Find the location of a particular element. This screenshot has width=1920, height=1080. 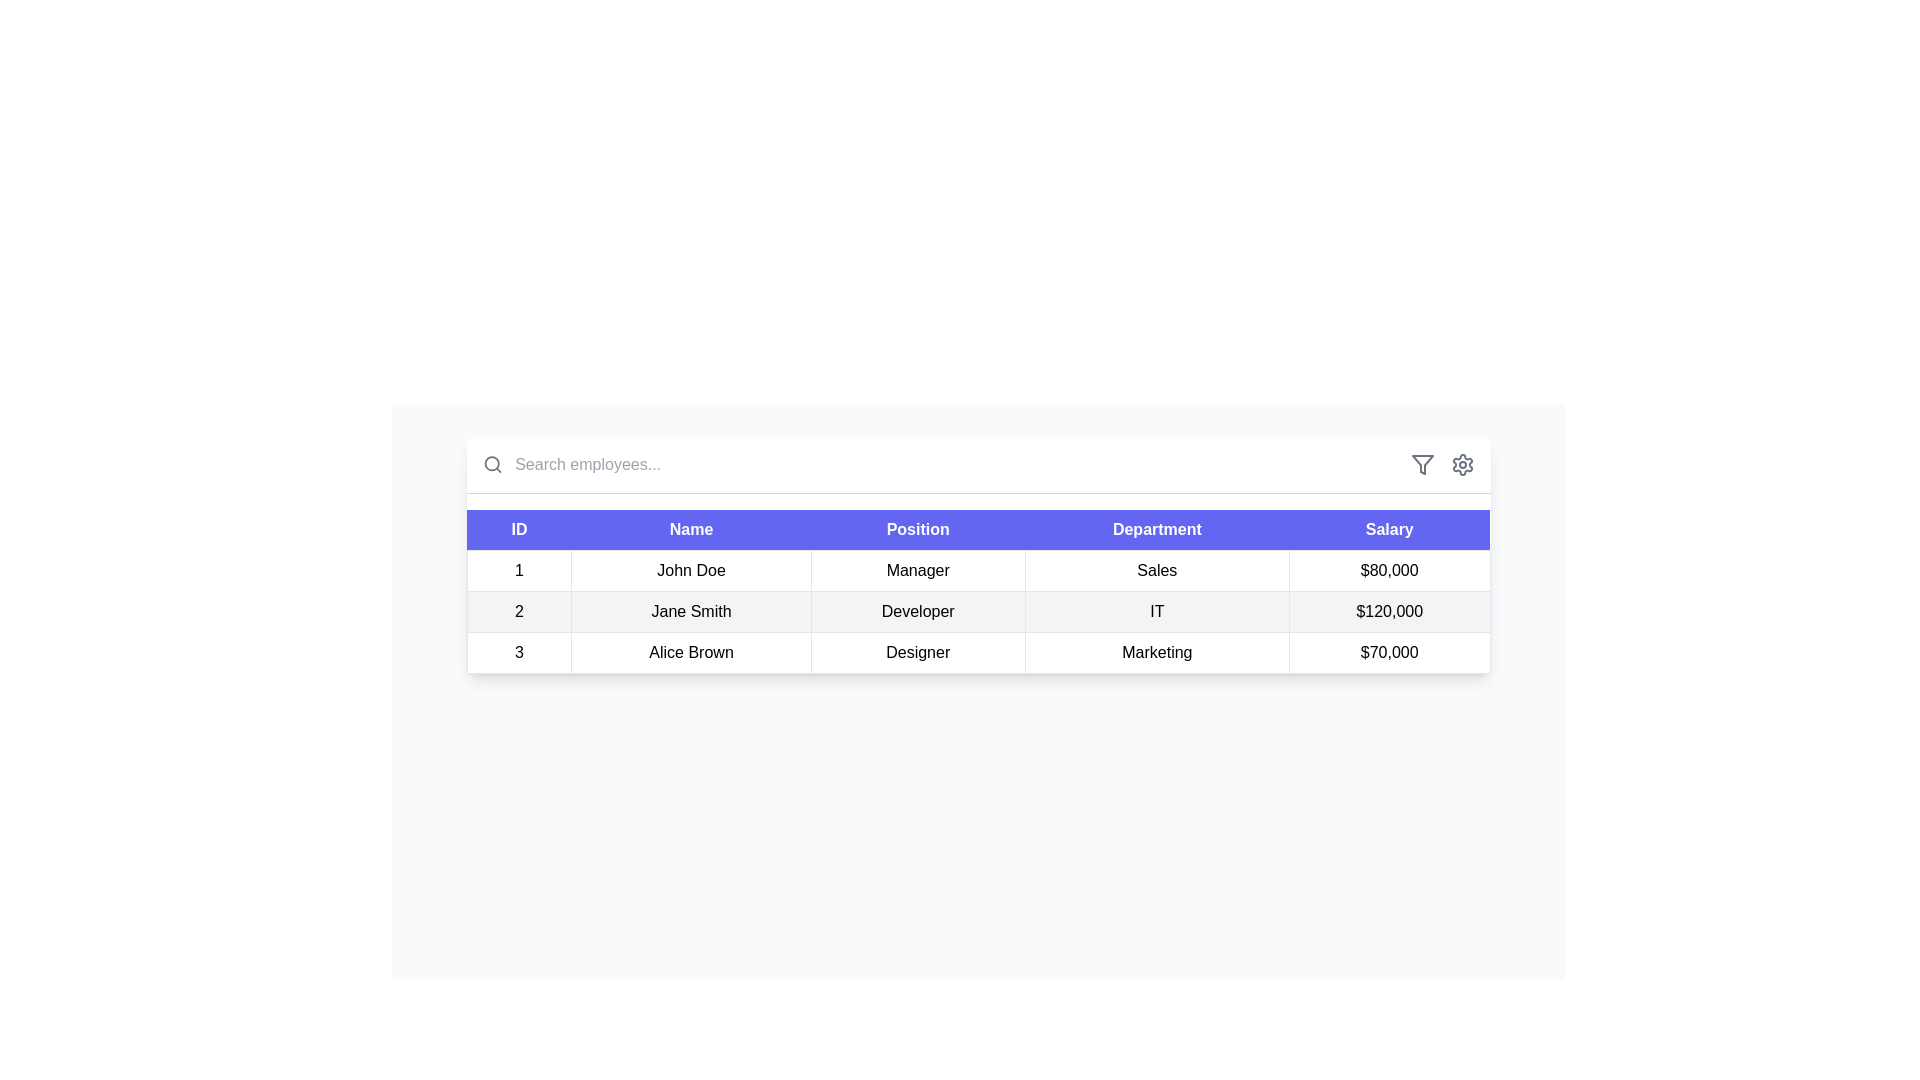

the text input field with placeholder text 'Search employees...' to trigger tooltip or visual effects is located at coordinates (615, 465).